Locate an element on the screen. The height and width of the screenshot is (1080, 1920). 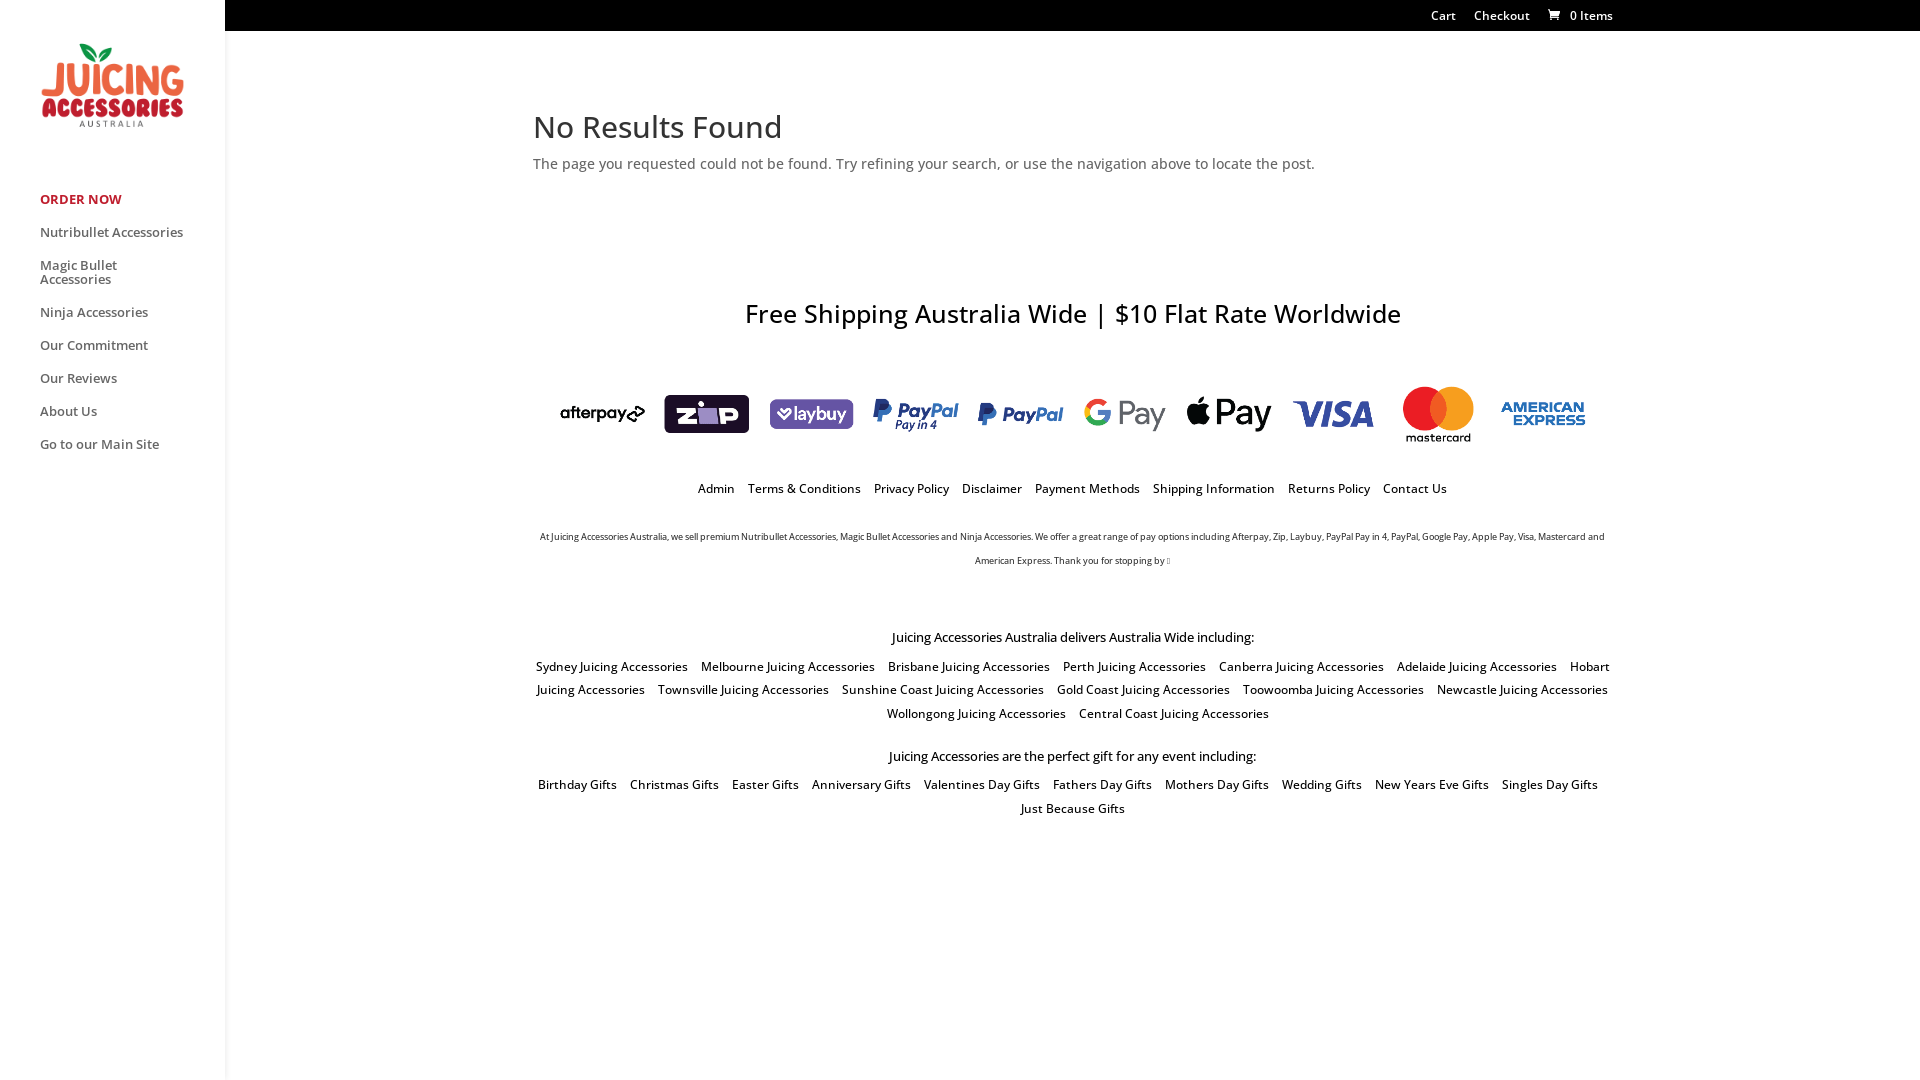
'Gold Coast Juicing Accessories' is located at coordinates (1143, 688).